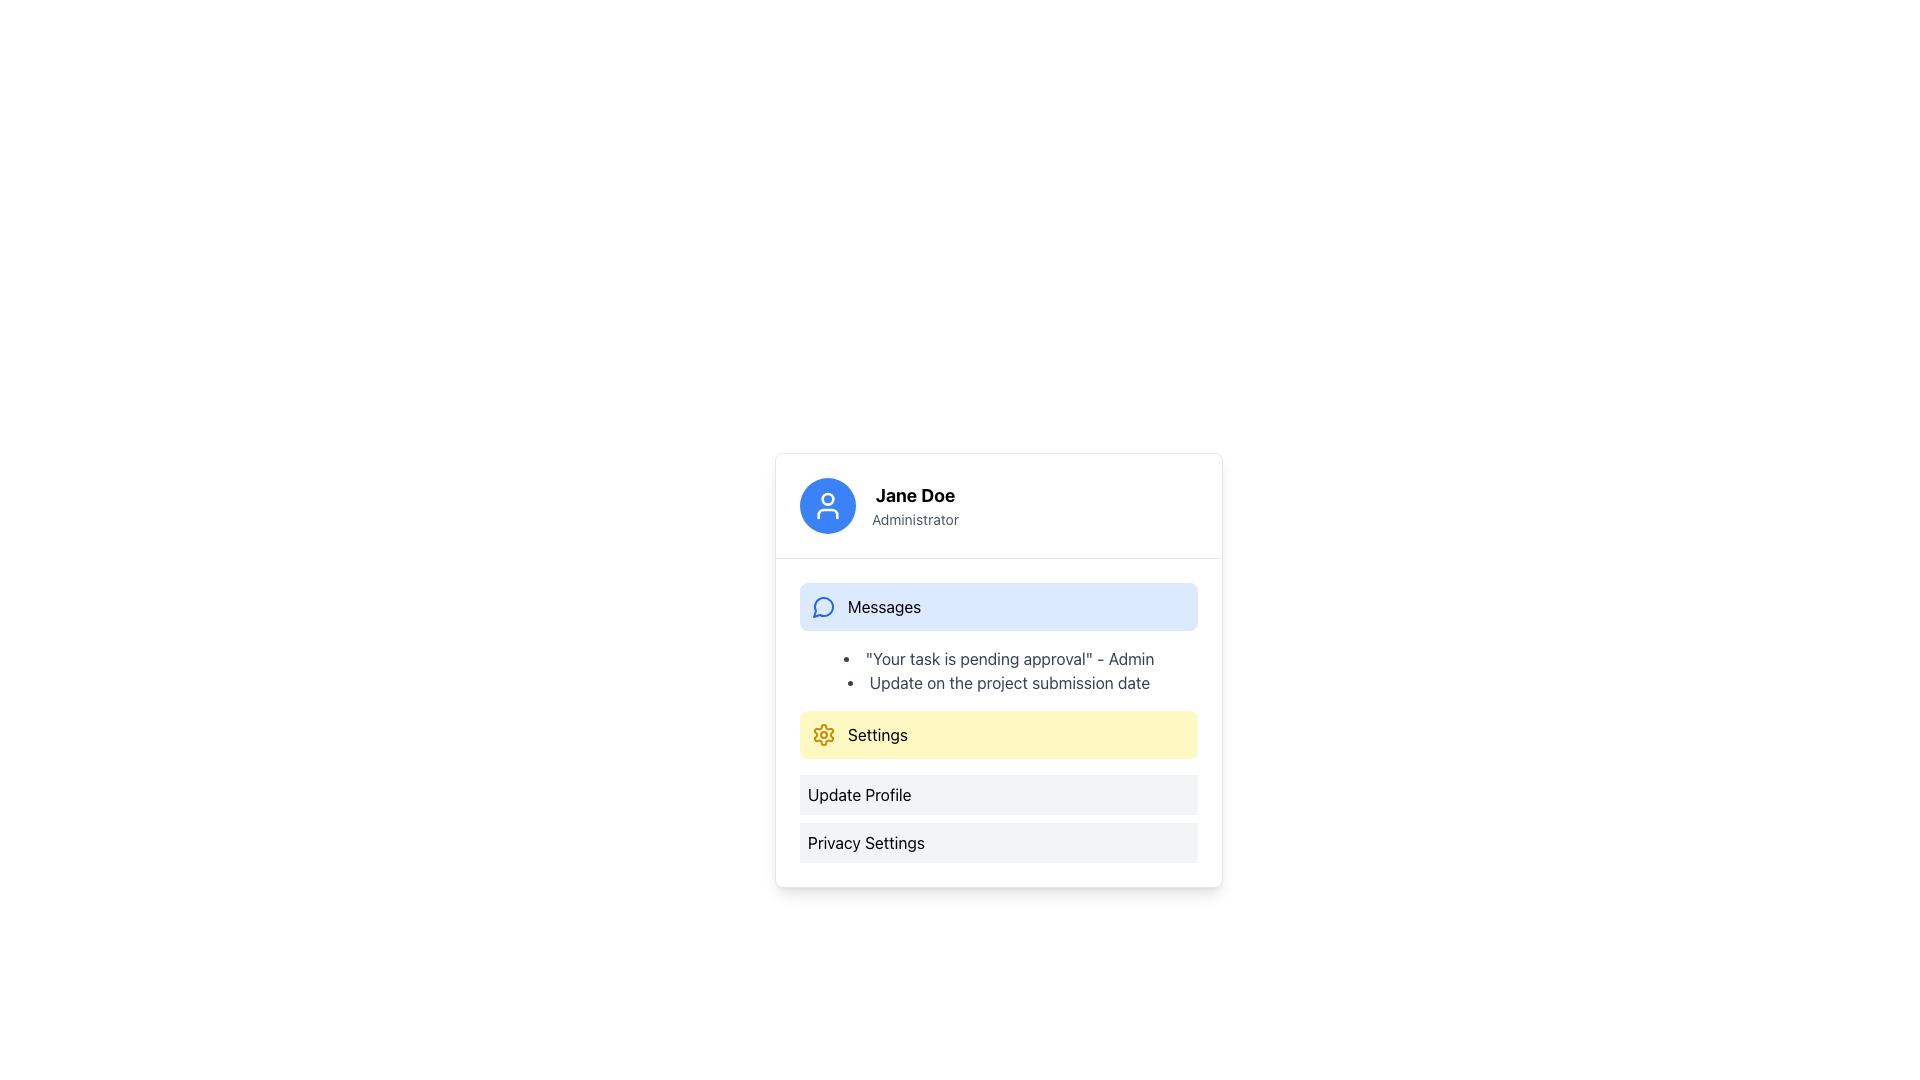 The image size is (1920, 1080). Describe the element at coordinates (824, 735) in the screenshot. I see `the gear-shaped icon located in the Settings section` at that location.